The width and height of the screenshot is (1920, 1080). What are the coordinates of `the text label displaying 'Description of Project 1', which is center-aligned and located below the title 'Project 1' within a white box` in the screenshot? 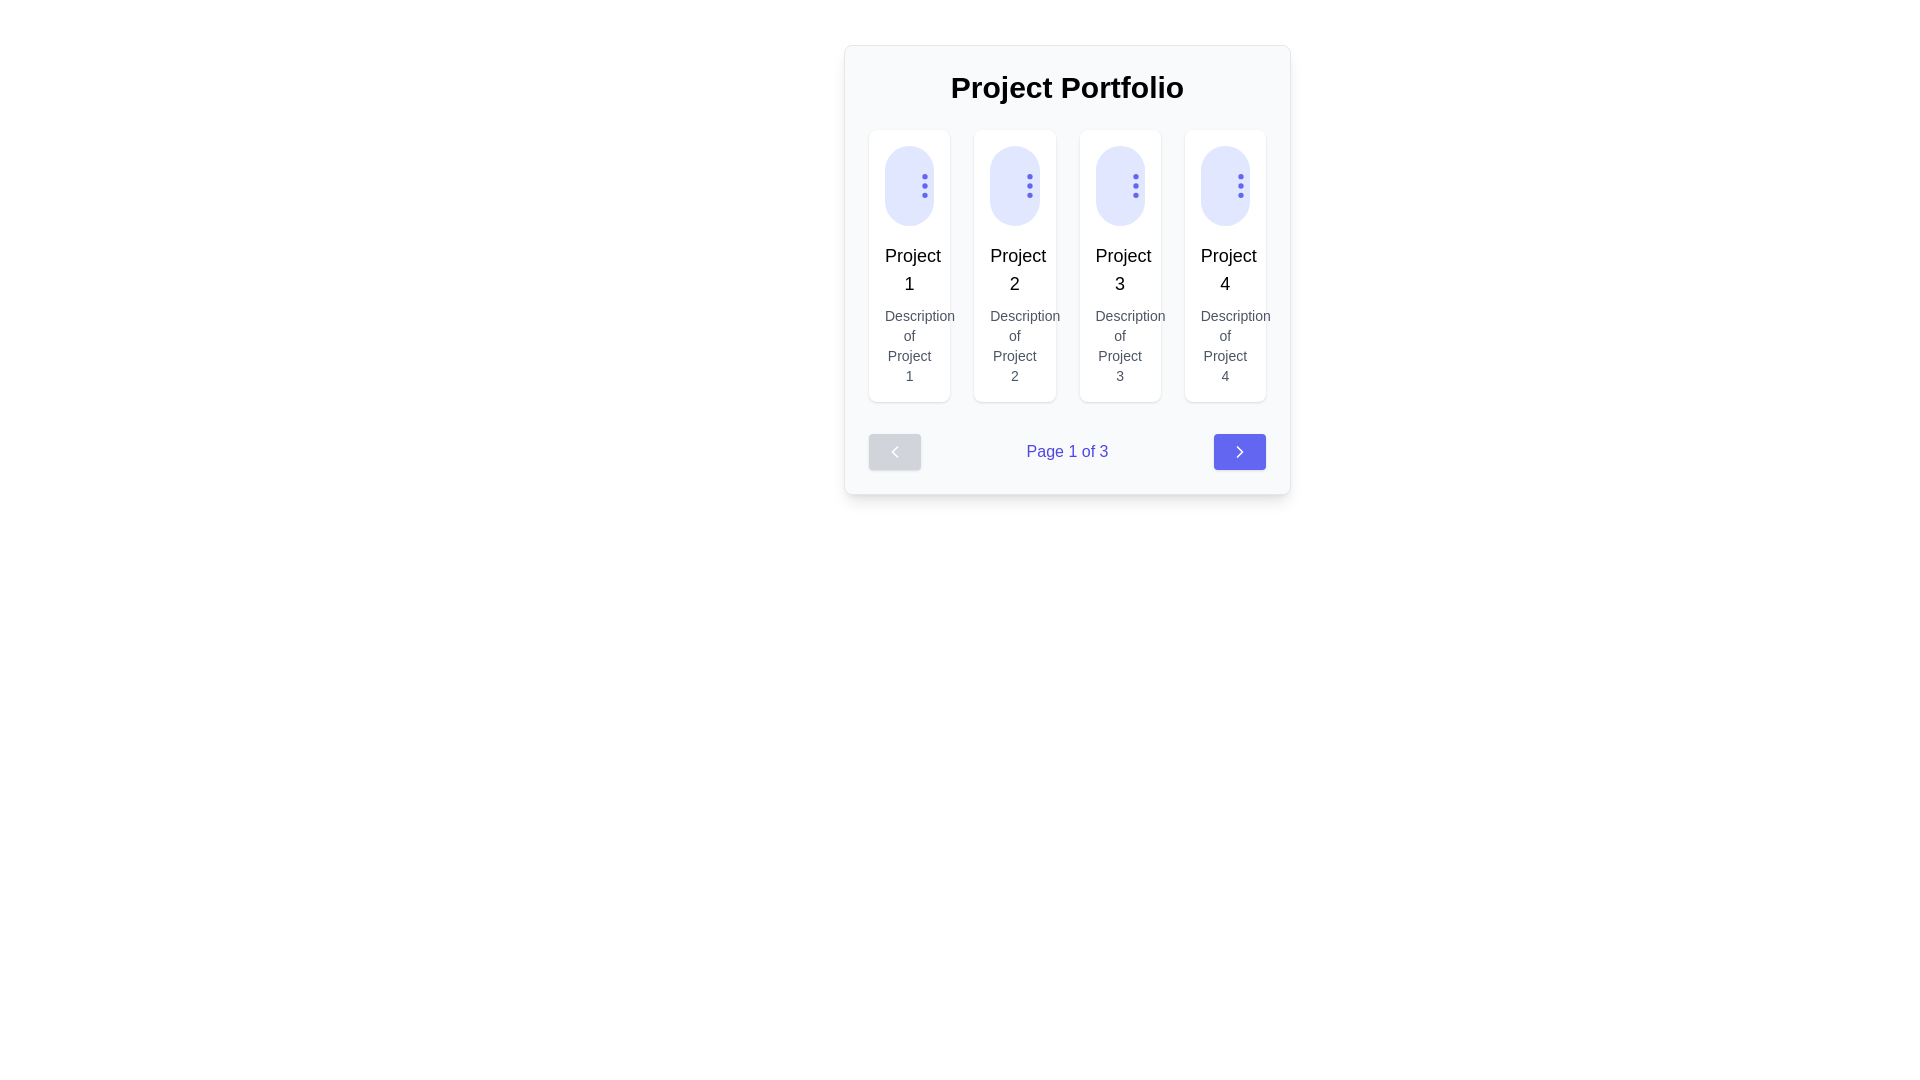 It's located at (908, 345).